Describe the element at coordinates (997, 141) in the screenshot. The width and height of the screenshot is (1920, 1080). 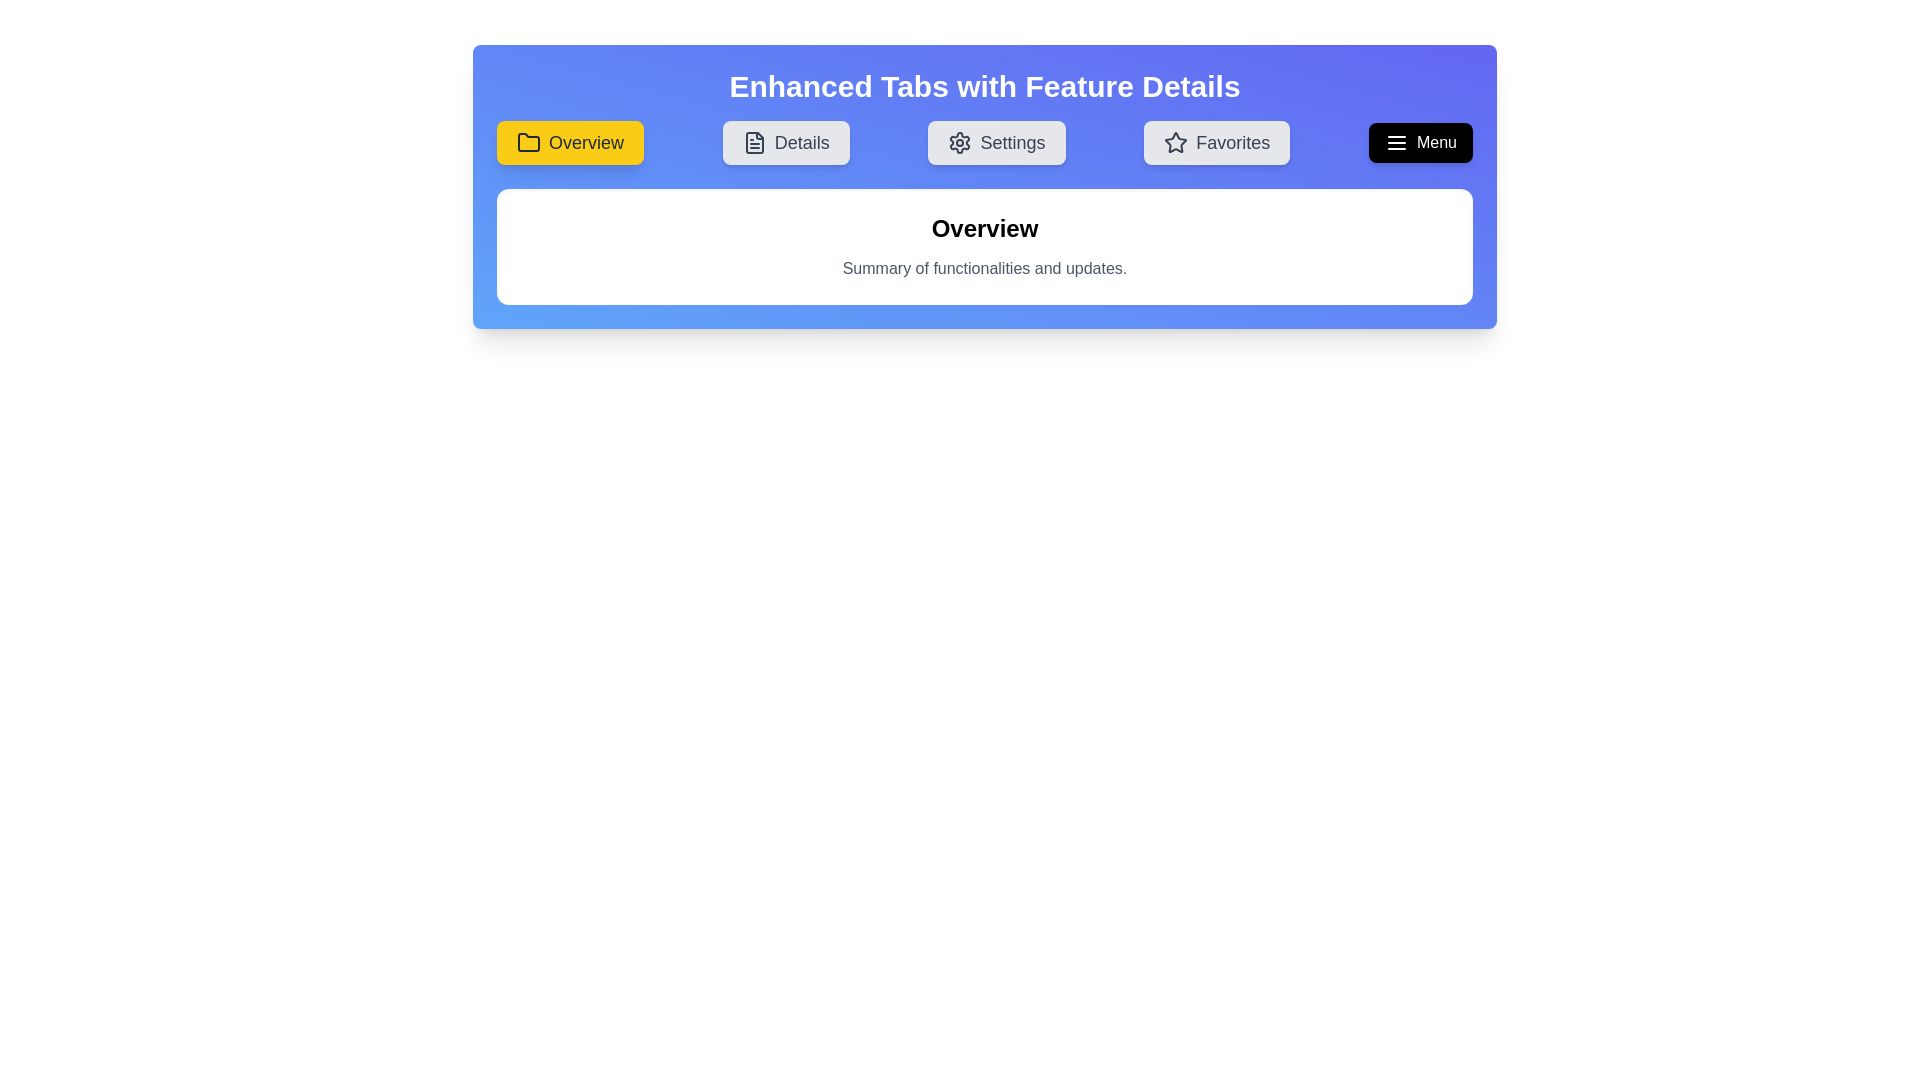
I see `the 'Settings' button, which is a rounded rectangle with a light gray background, dark gray text, and a gear-shaped icon` at that location.